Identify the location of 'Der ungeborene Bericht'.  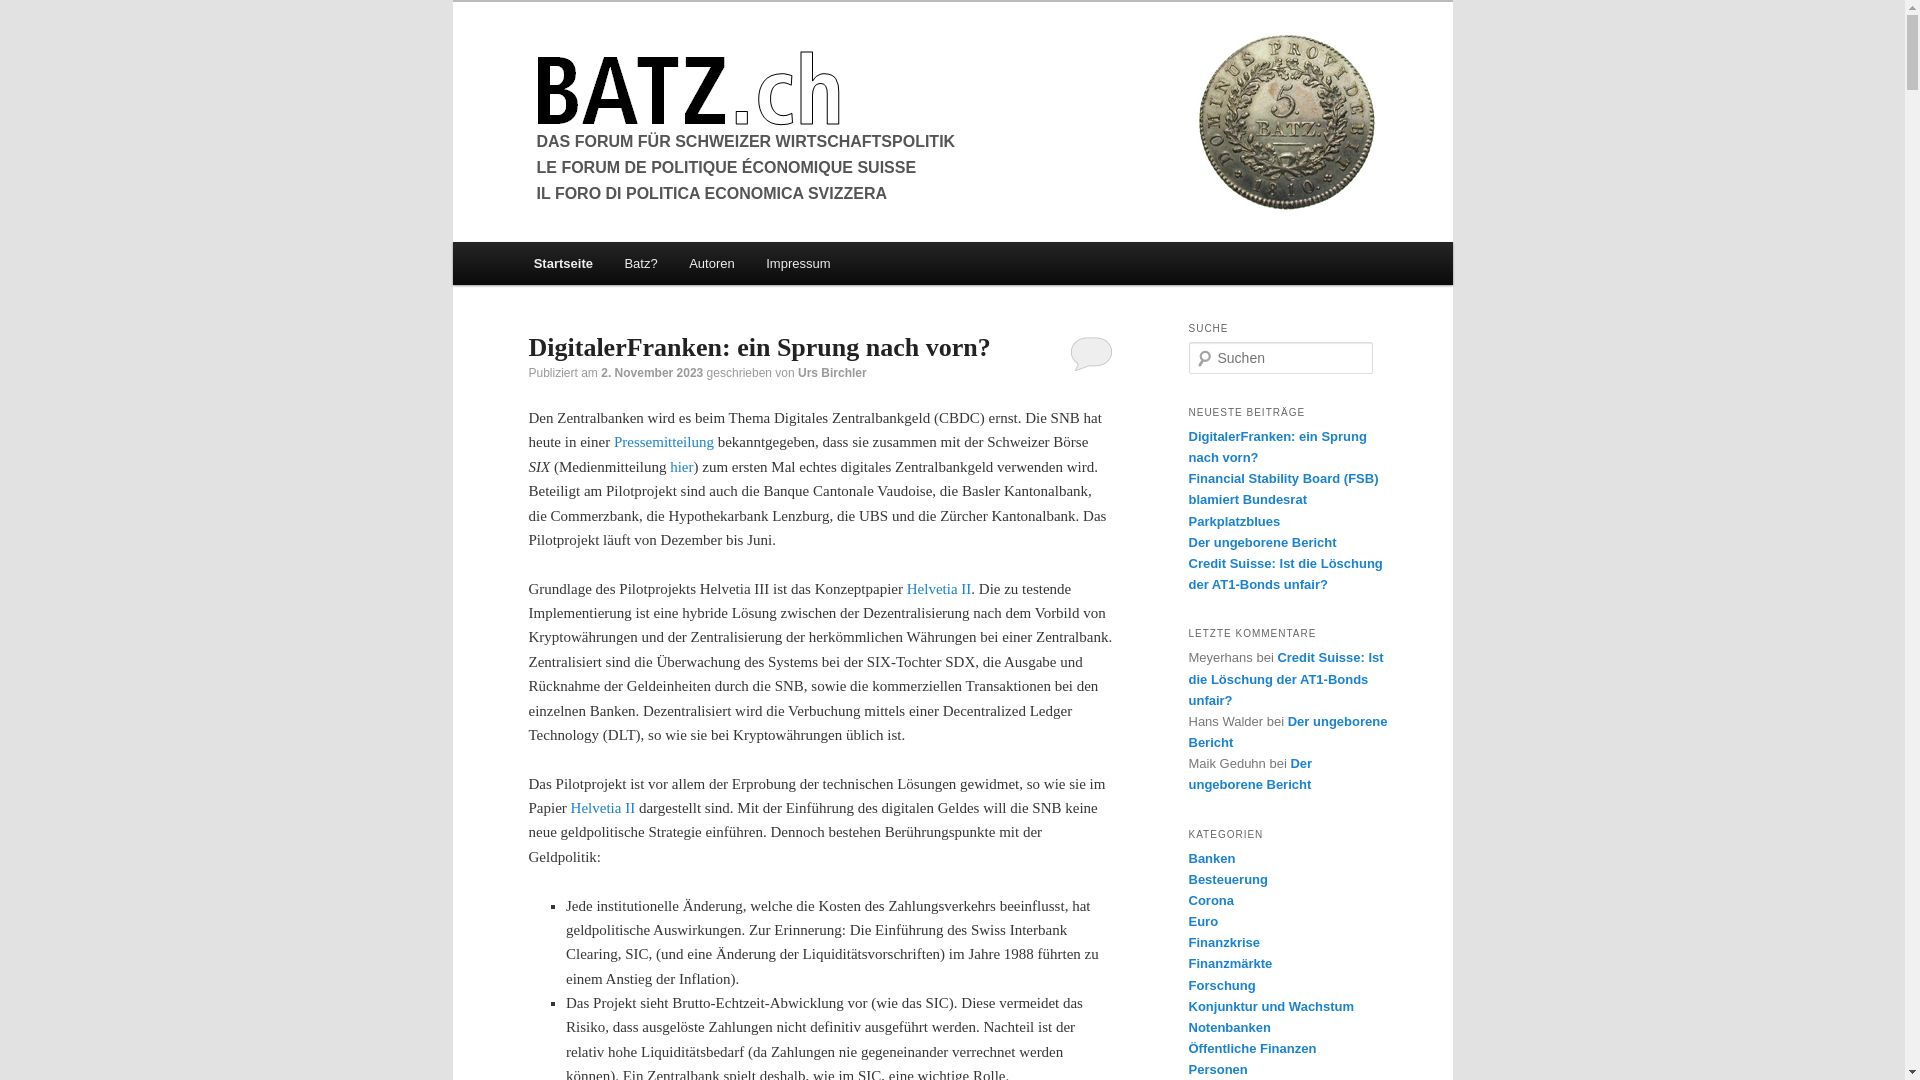
(1188, 773).